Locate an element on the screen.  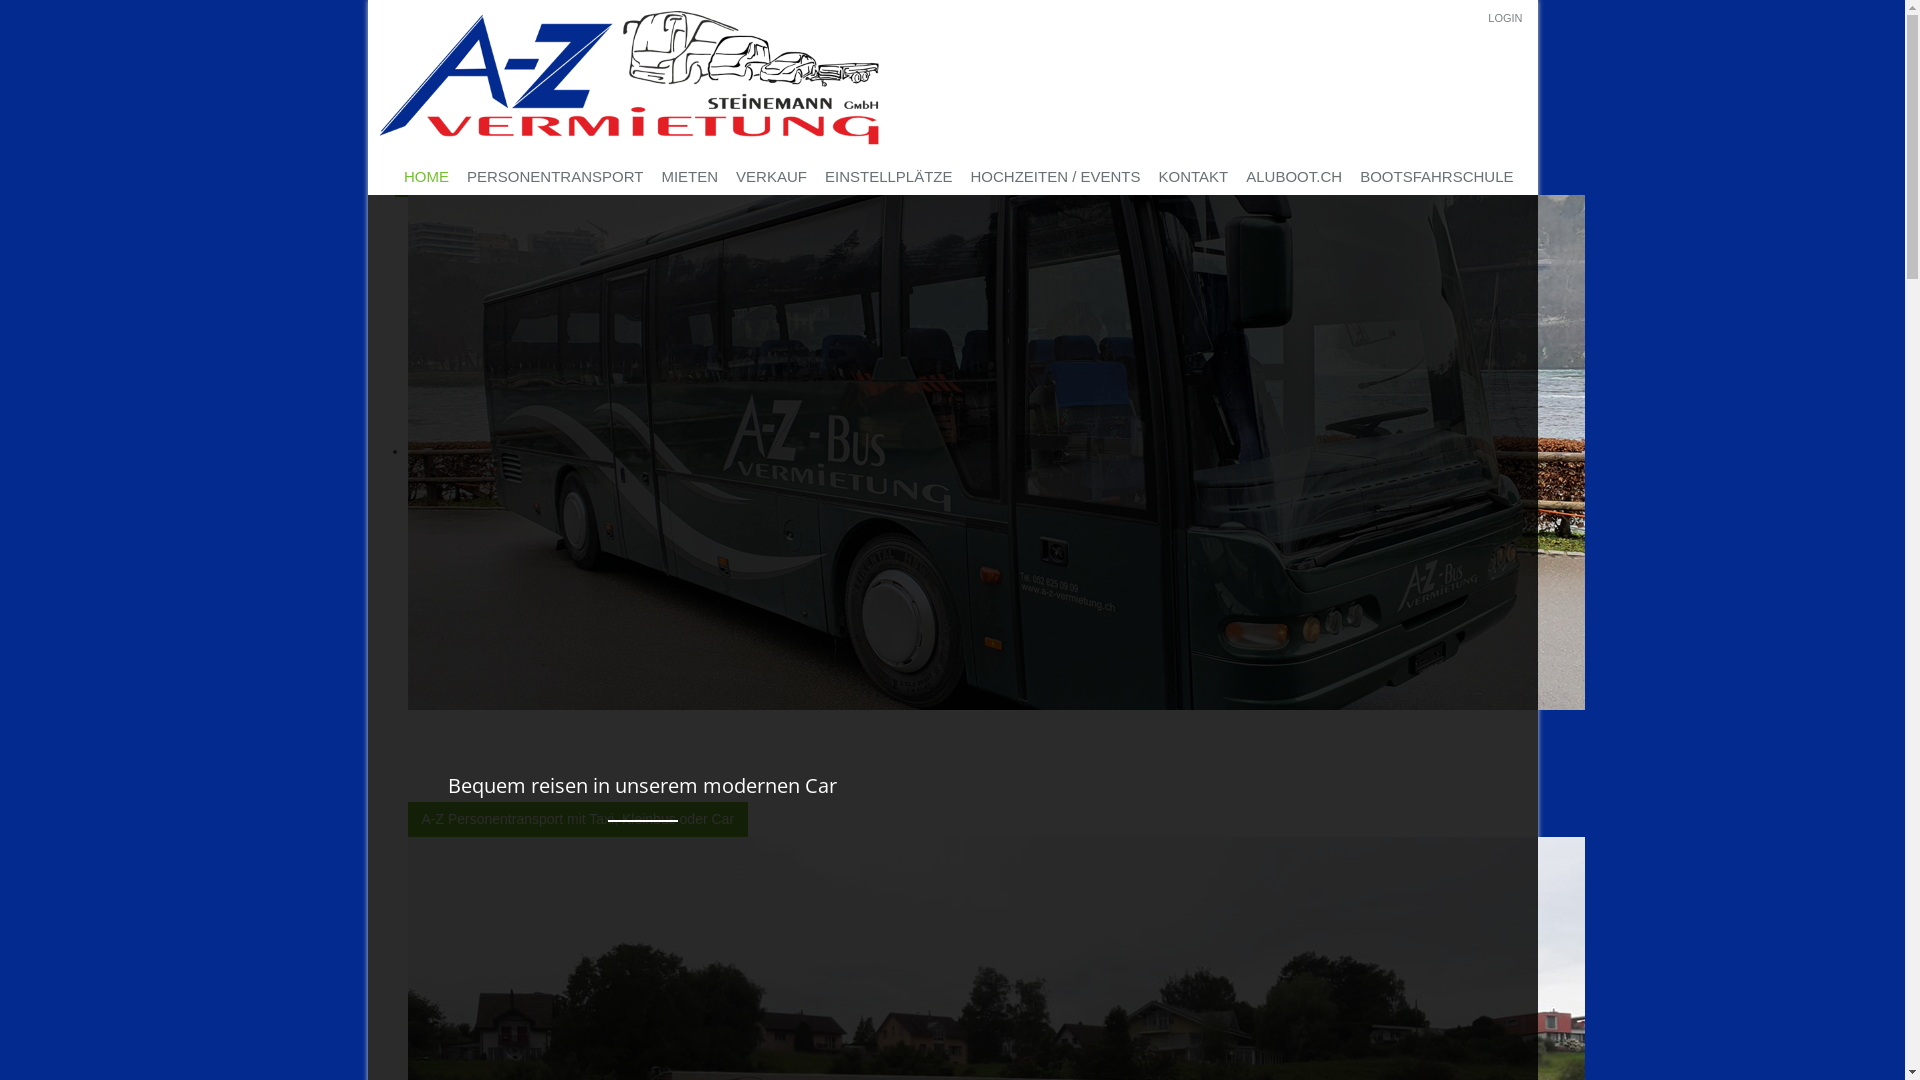
'ALUBOOT.CH' is located at coordinates (1236, 176).